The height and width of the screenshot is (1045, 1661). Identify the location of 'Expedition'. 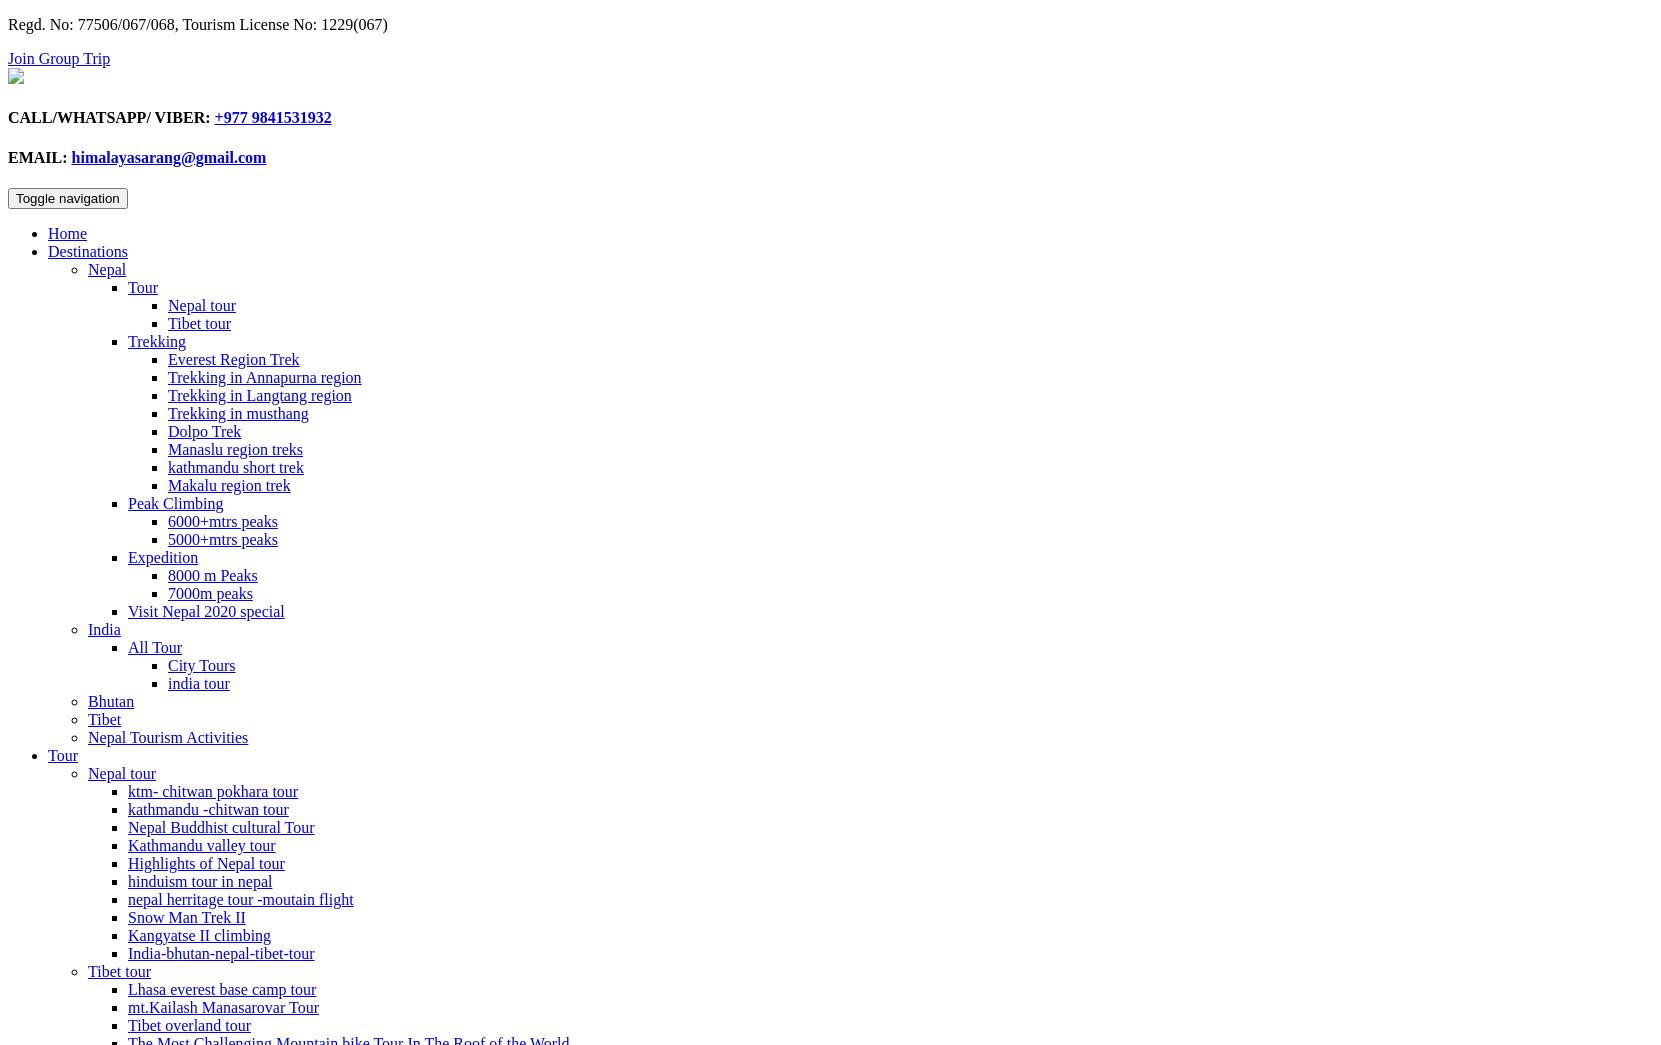
(162, 556).